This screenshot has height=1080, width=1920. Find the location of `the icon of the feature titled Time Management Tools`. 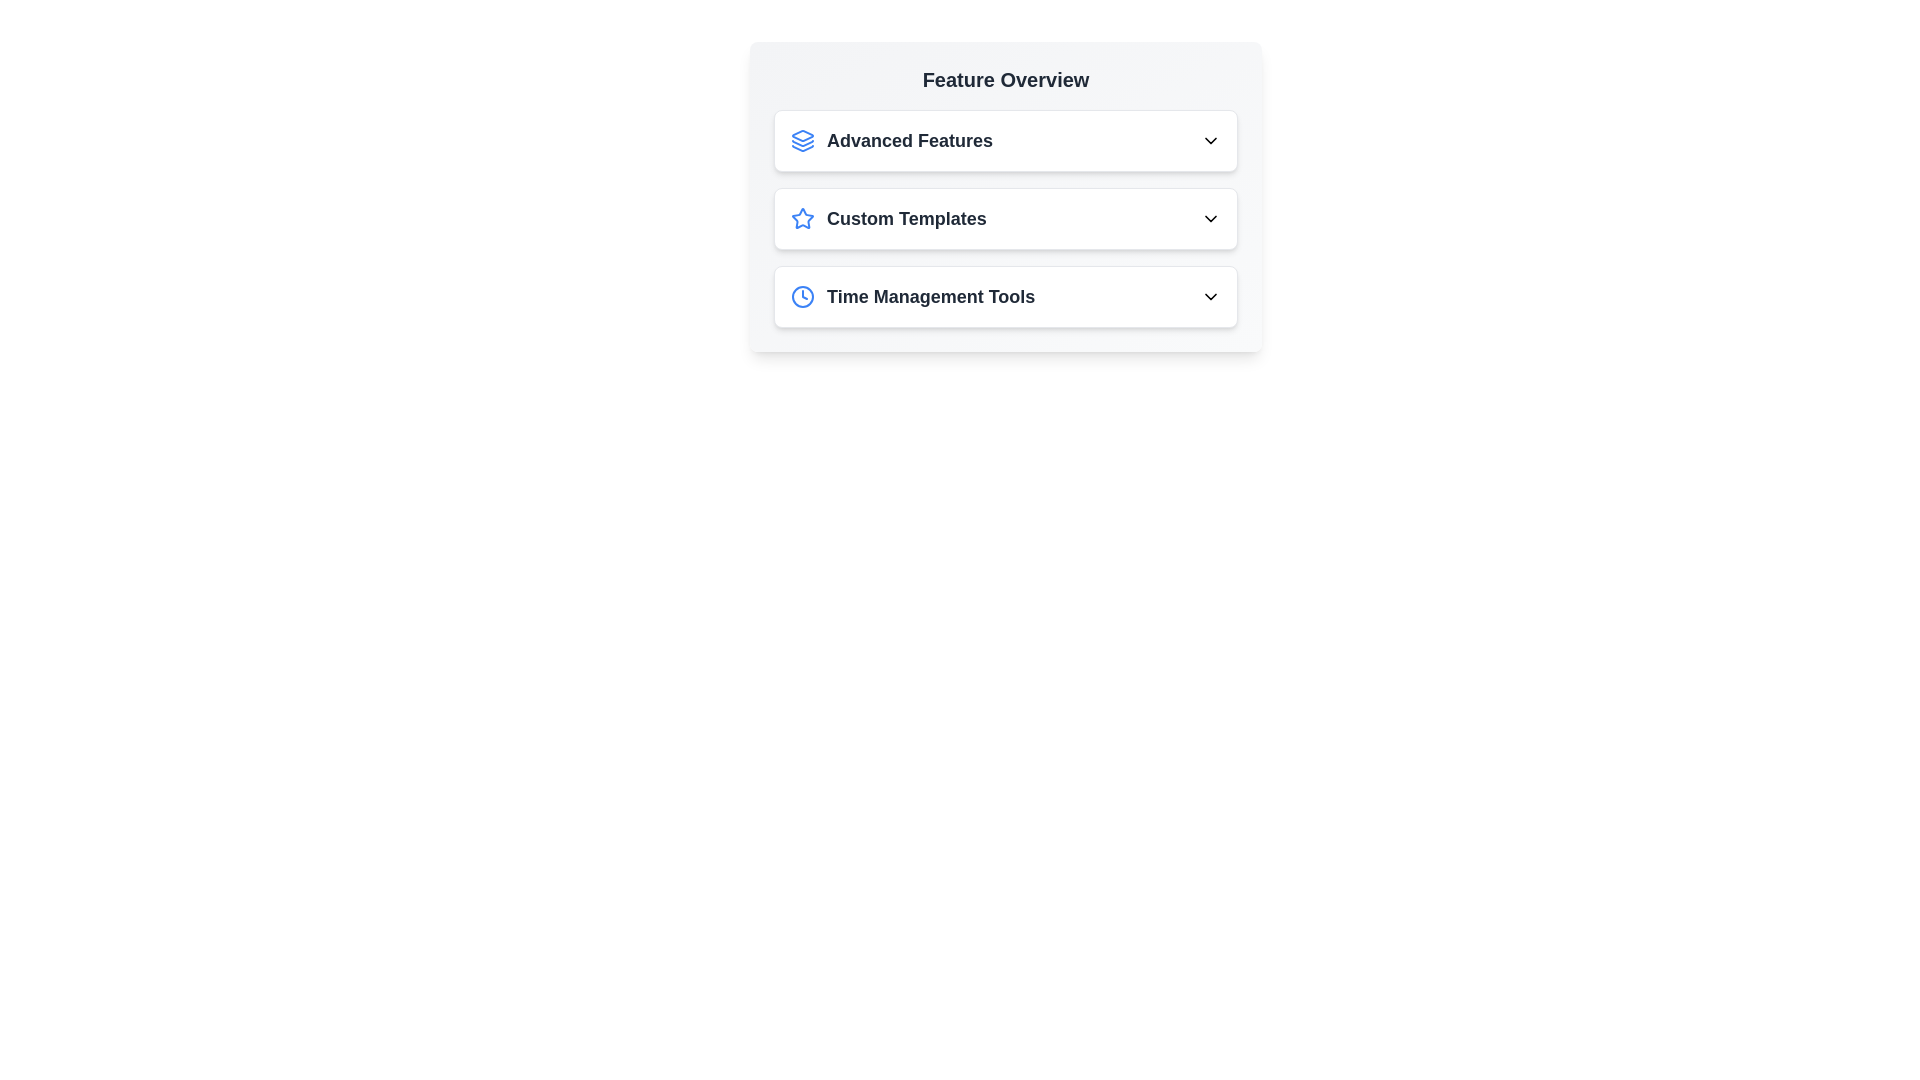

the icon of the feature titled Time Management Tools is located at coordinates (802, 297).